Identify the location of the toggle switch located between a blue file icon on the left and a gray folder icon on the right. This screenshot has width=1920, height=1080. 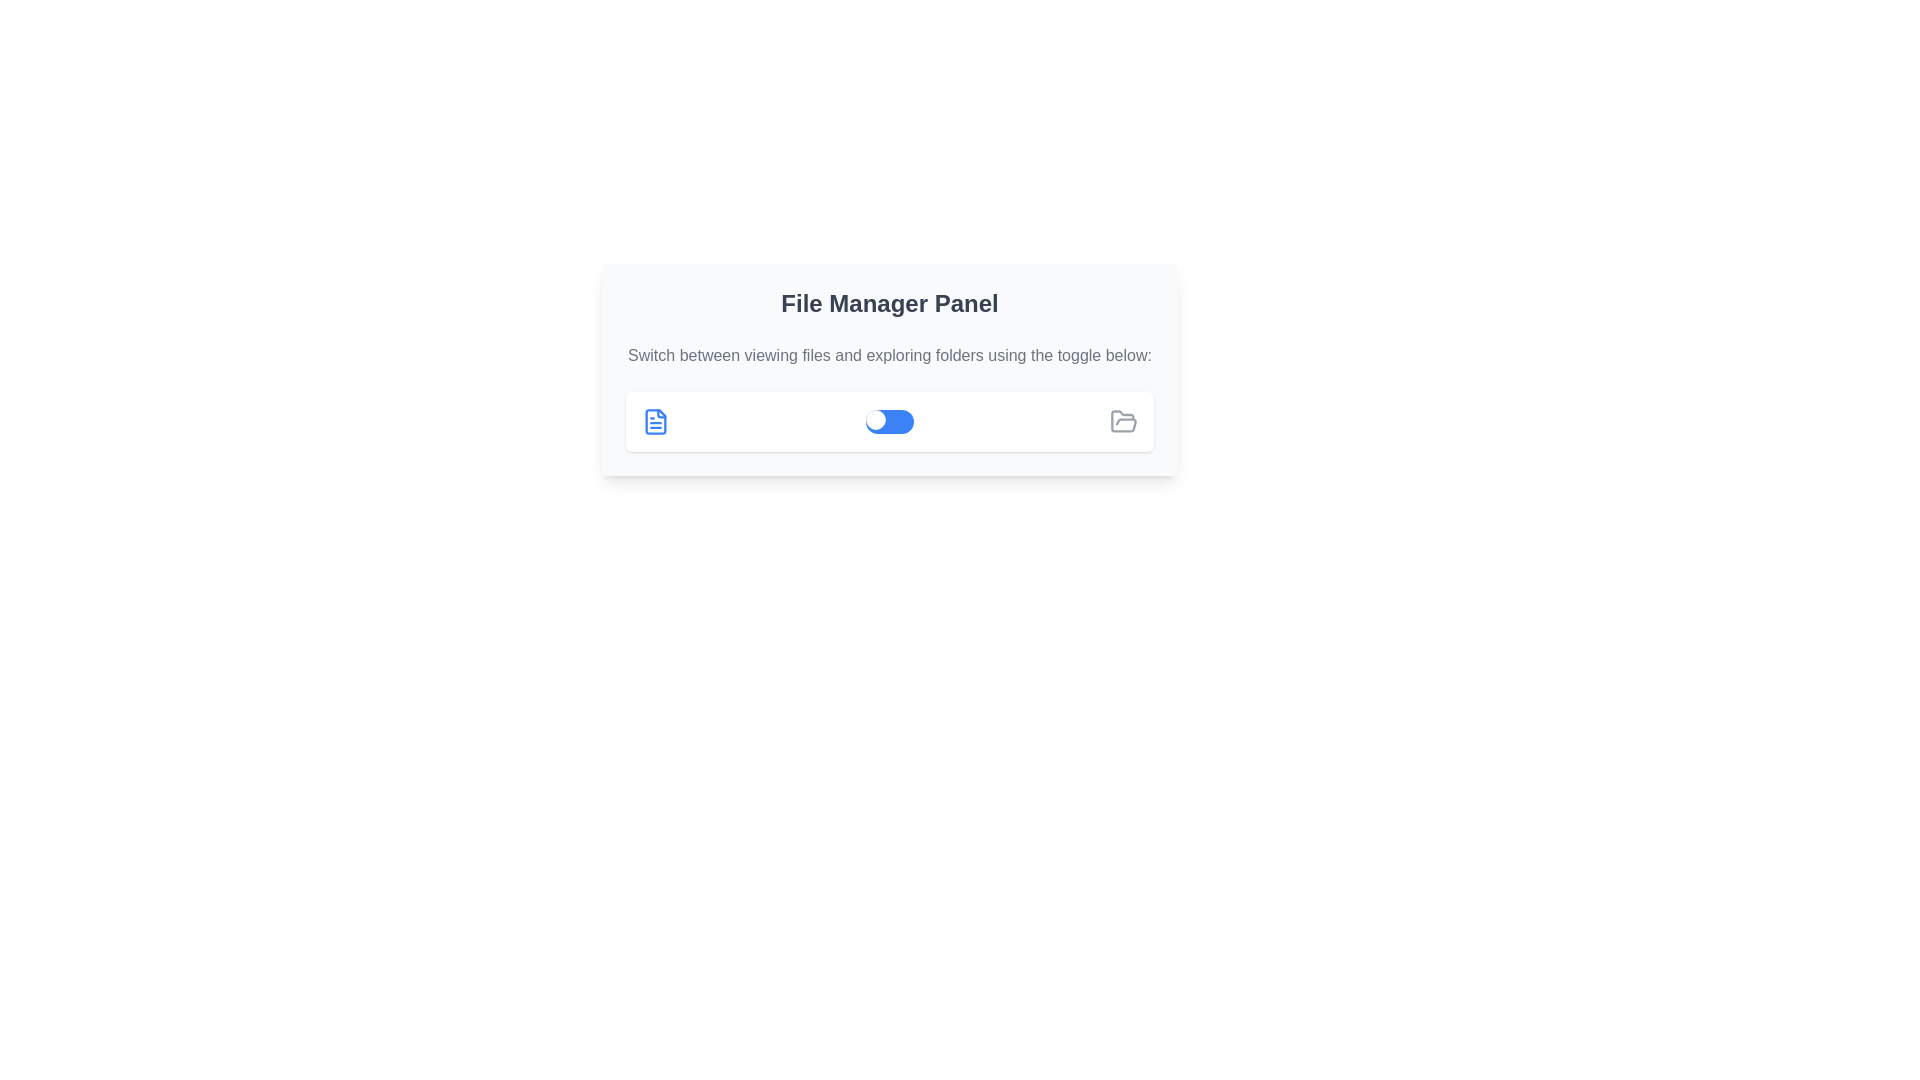
(888, 420).